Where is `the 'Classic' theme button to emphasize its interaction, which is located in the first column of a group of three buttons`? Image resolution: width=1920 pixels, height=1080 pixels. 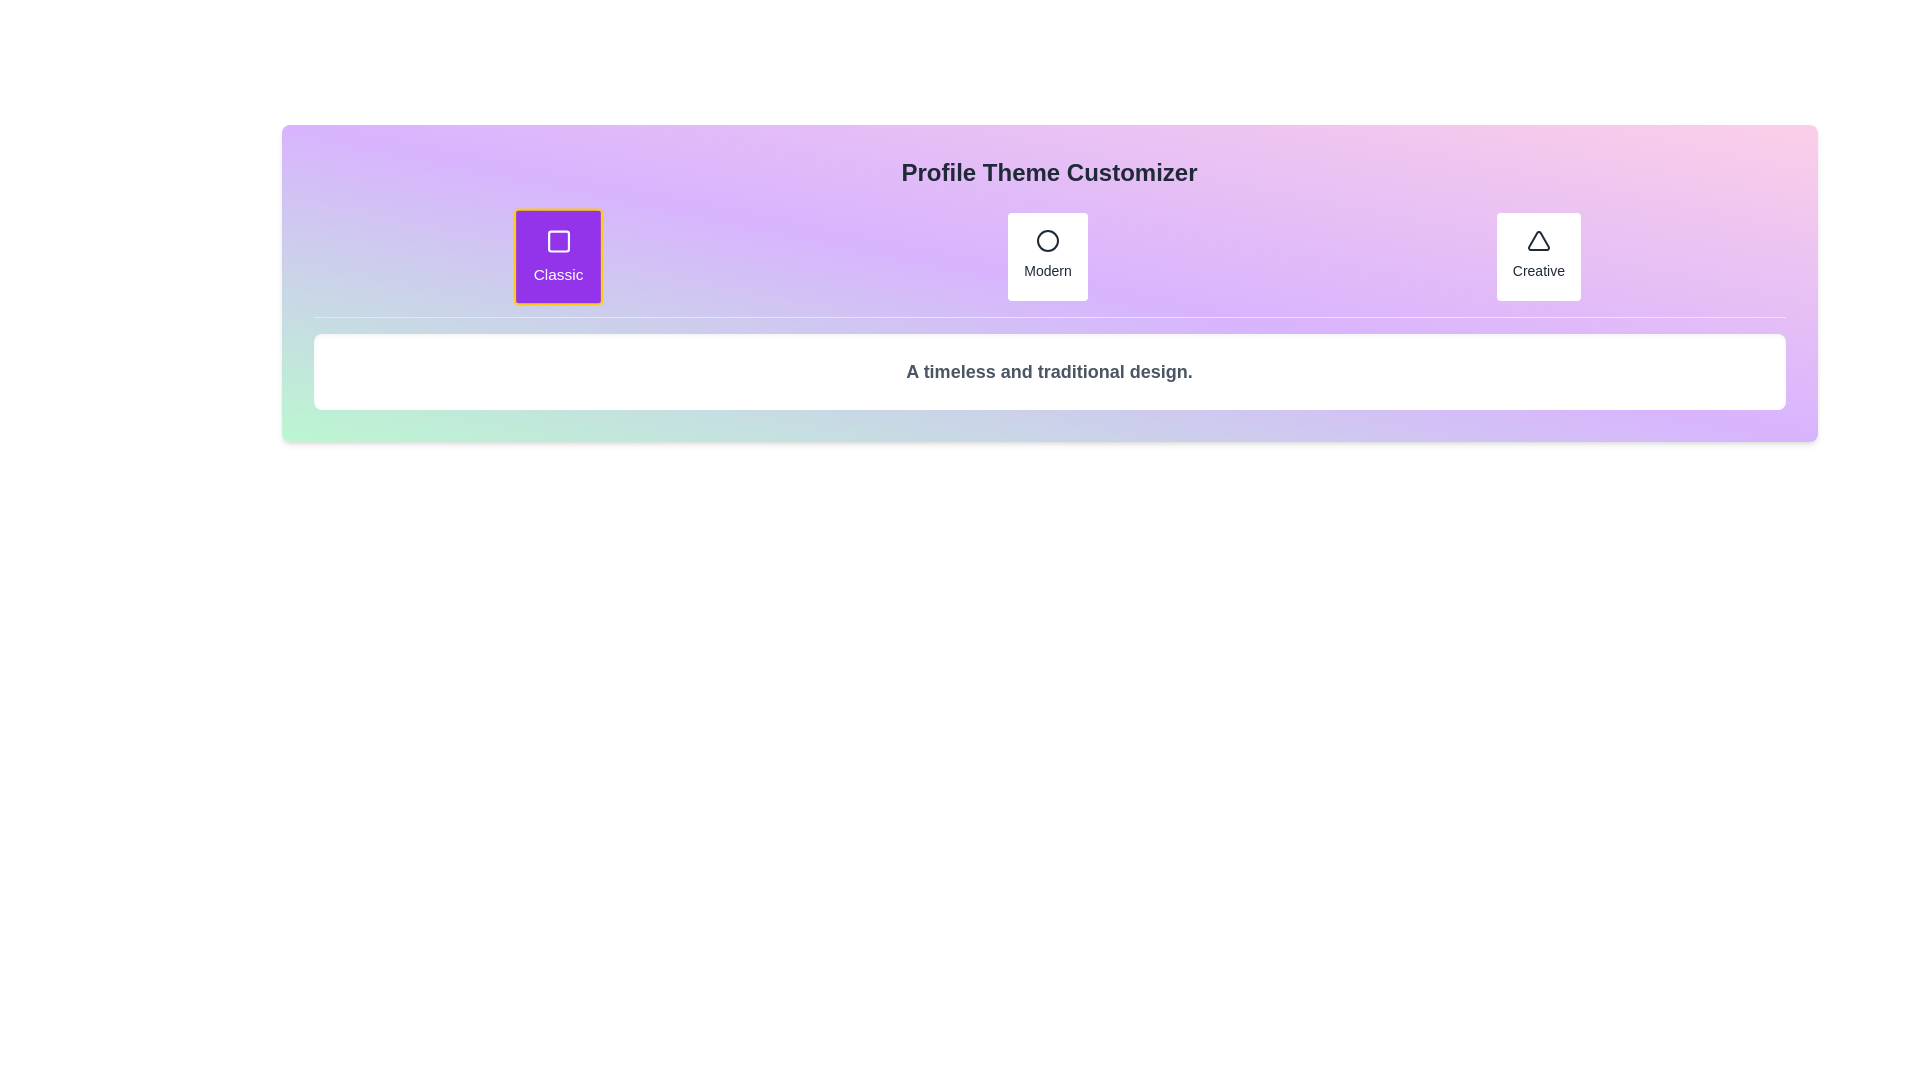 the 'Classic' theme button to emphasize its interaction, which is located in the first column of a group of three buttons is located at coordinates (558, 256).